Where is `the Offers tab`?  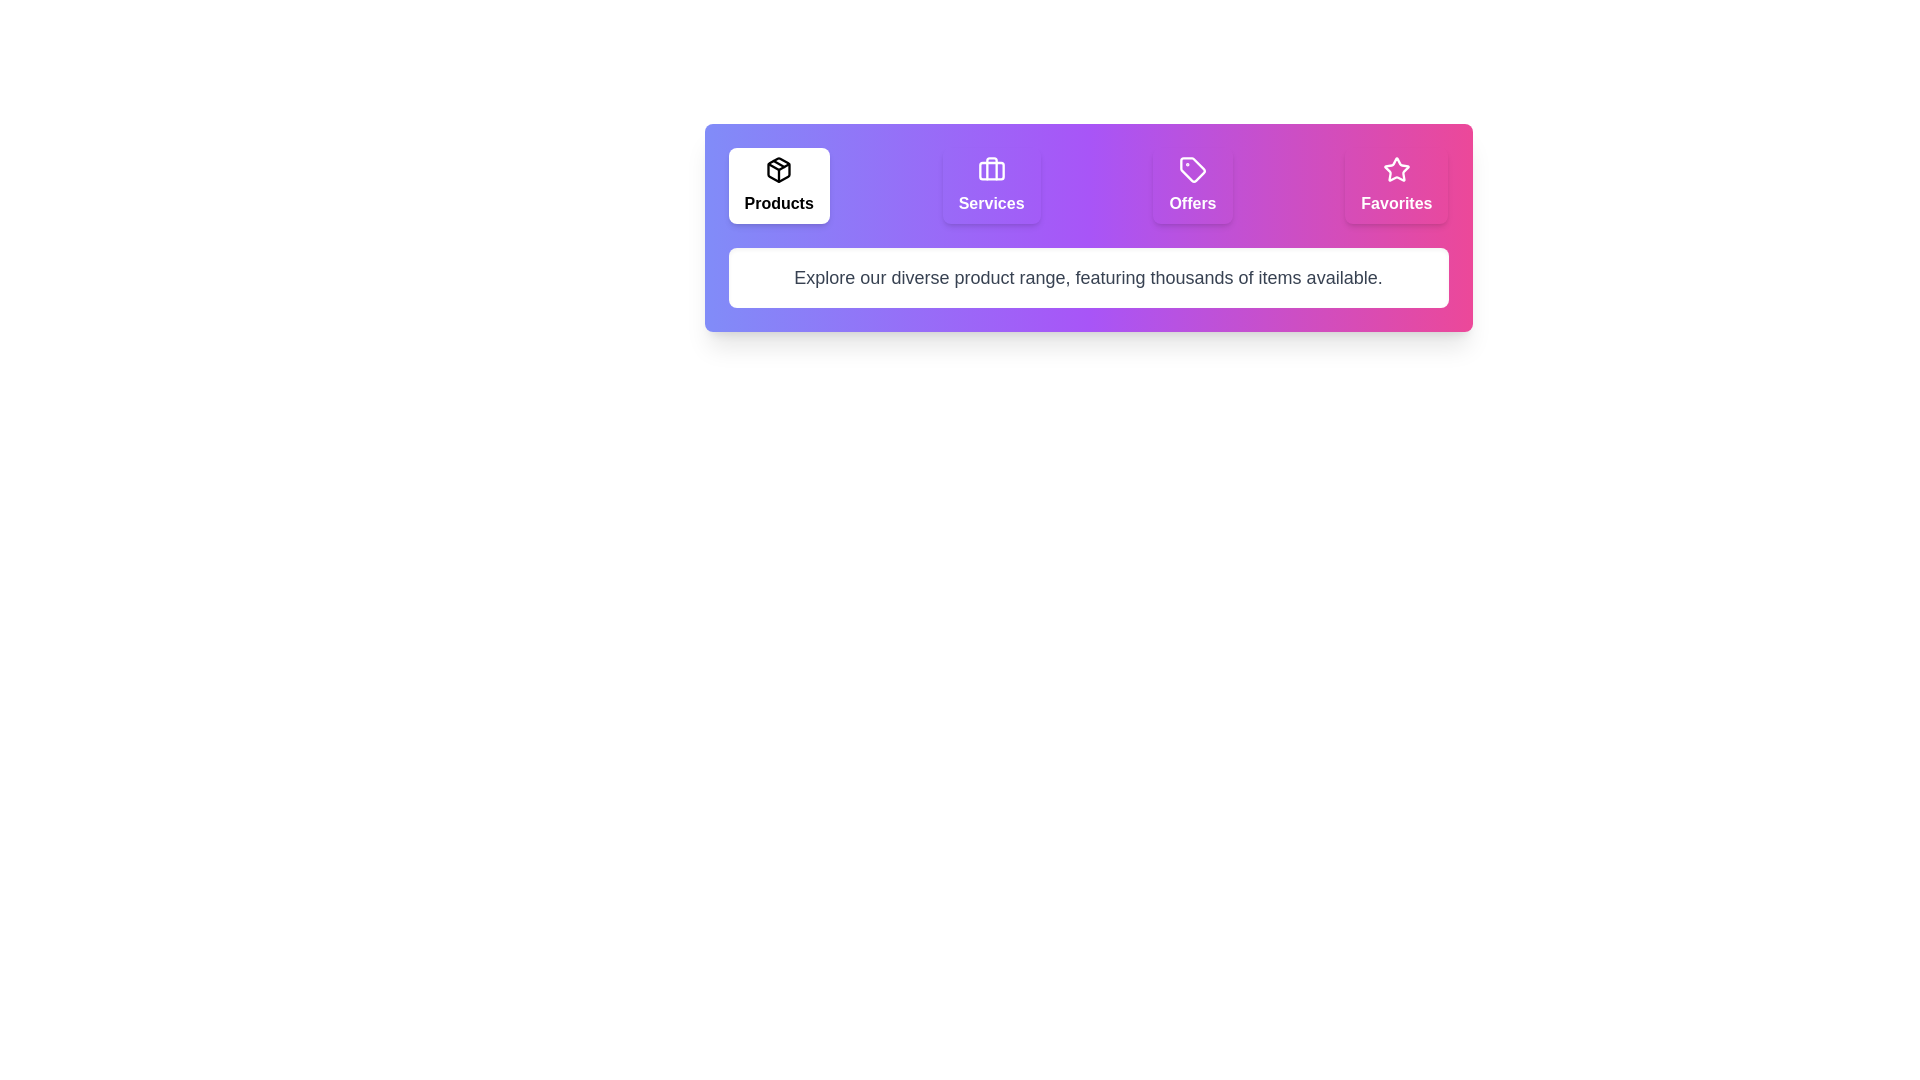
the Offers tab is located at coordinates (1192, 185).